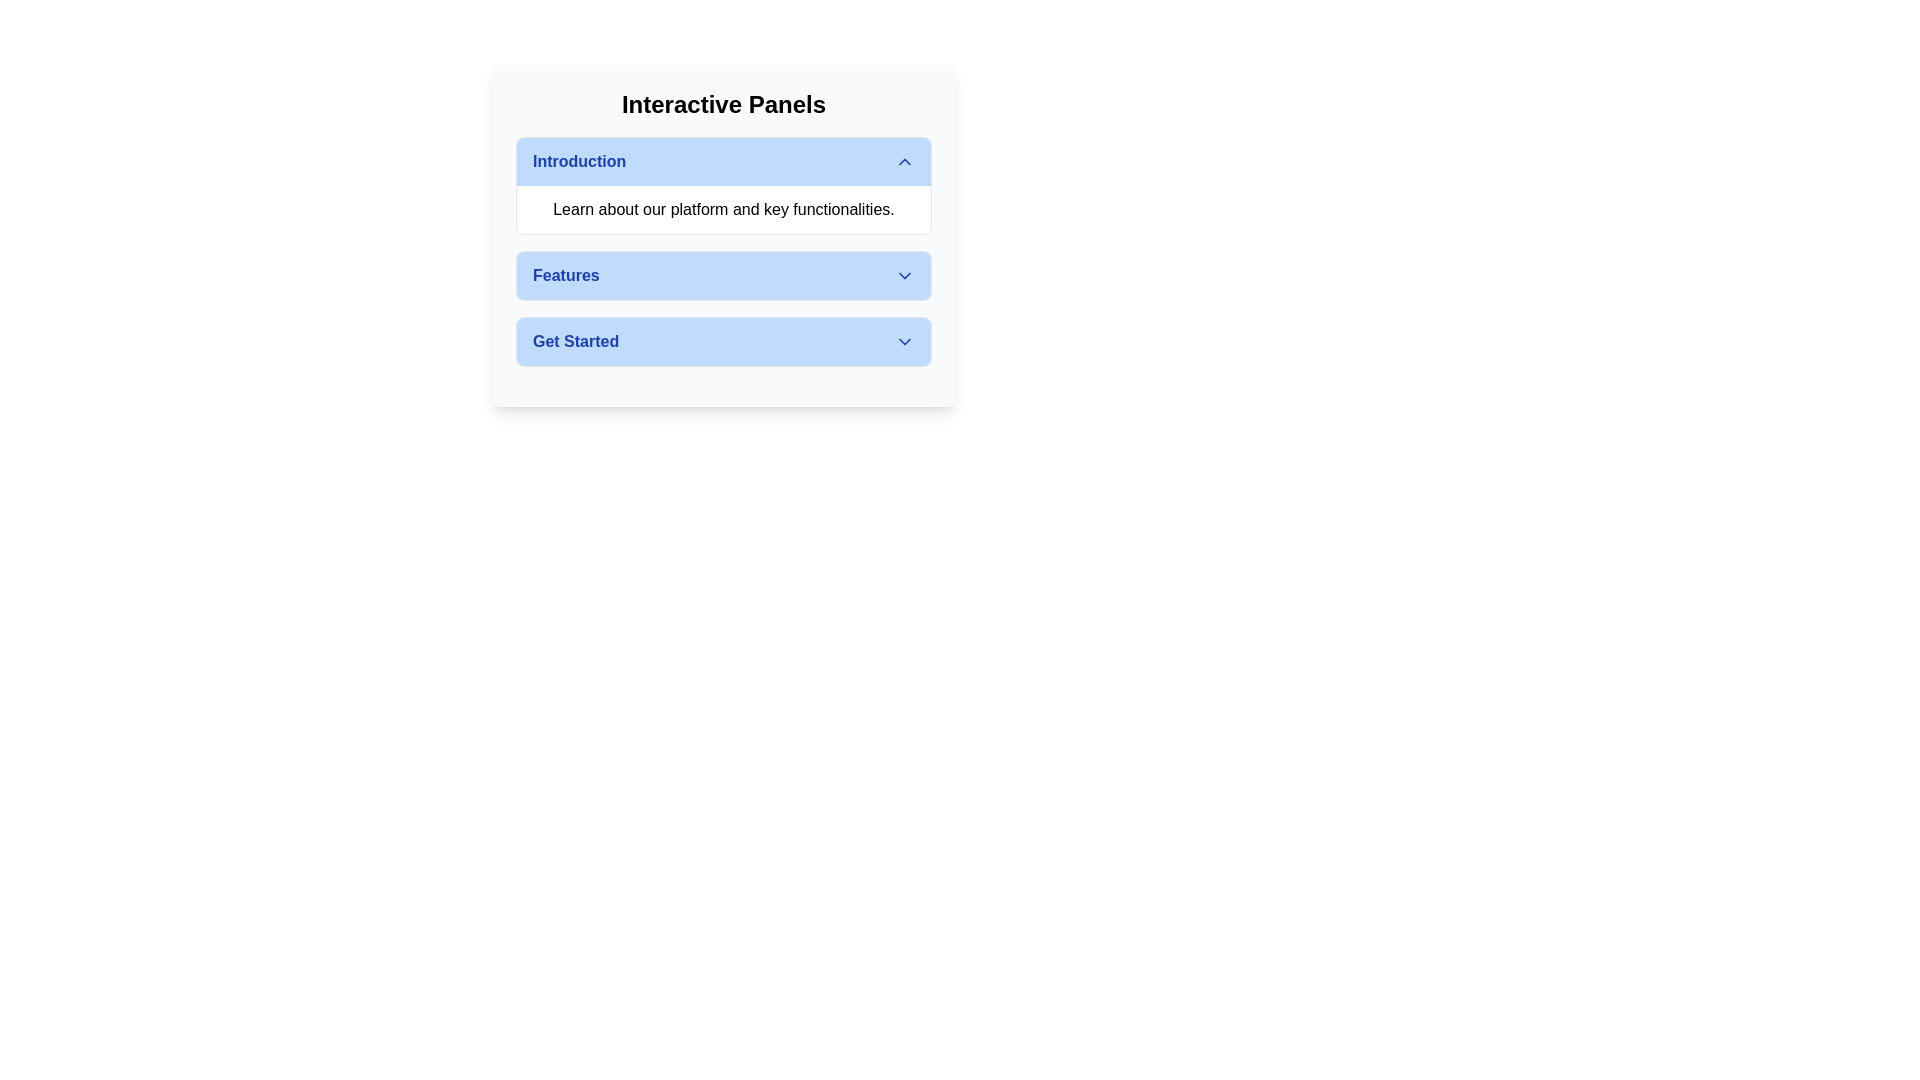 The height and width of the screenshot is (1080, 1920). What do you see at coordinates (578, 161) in the screenshot?
I see `the 'Introduction' label which serves as a title for a collapsible panel section` at bounding box center [578, 161].